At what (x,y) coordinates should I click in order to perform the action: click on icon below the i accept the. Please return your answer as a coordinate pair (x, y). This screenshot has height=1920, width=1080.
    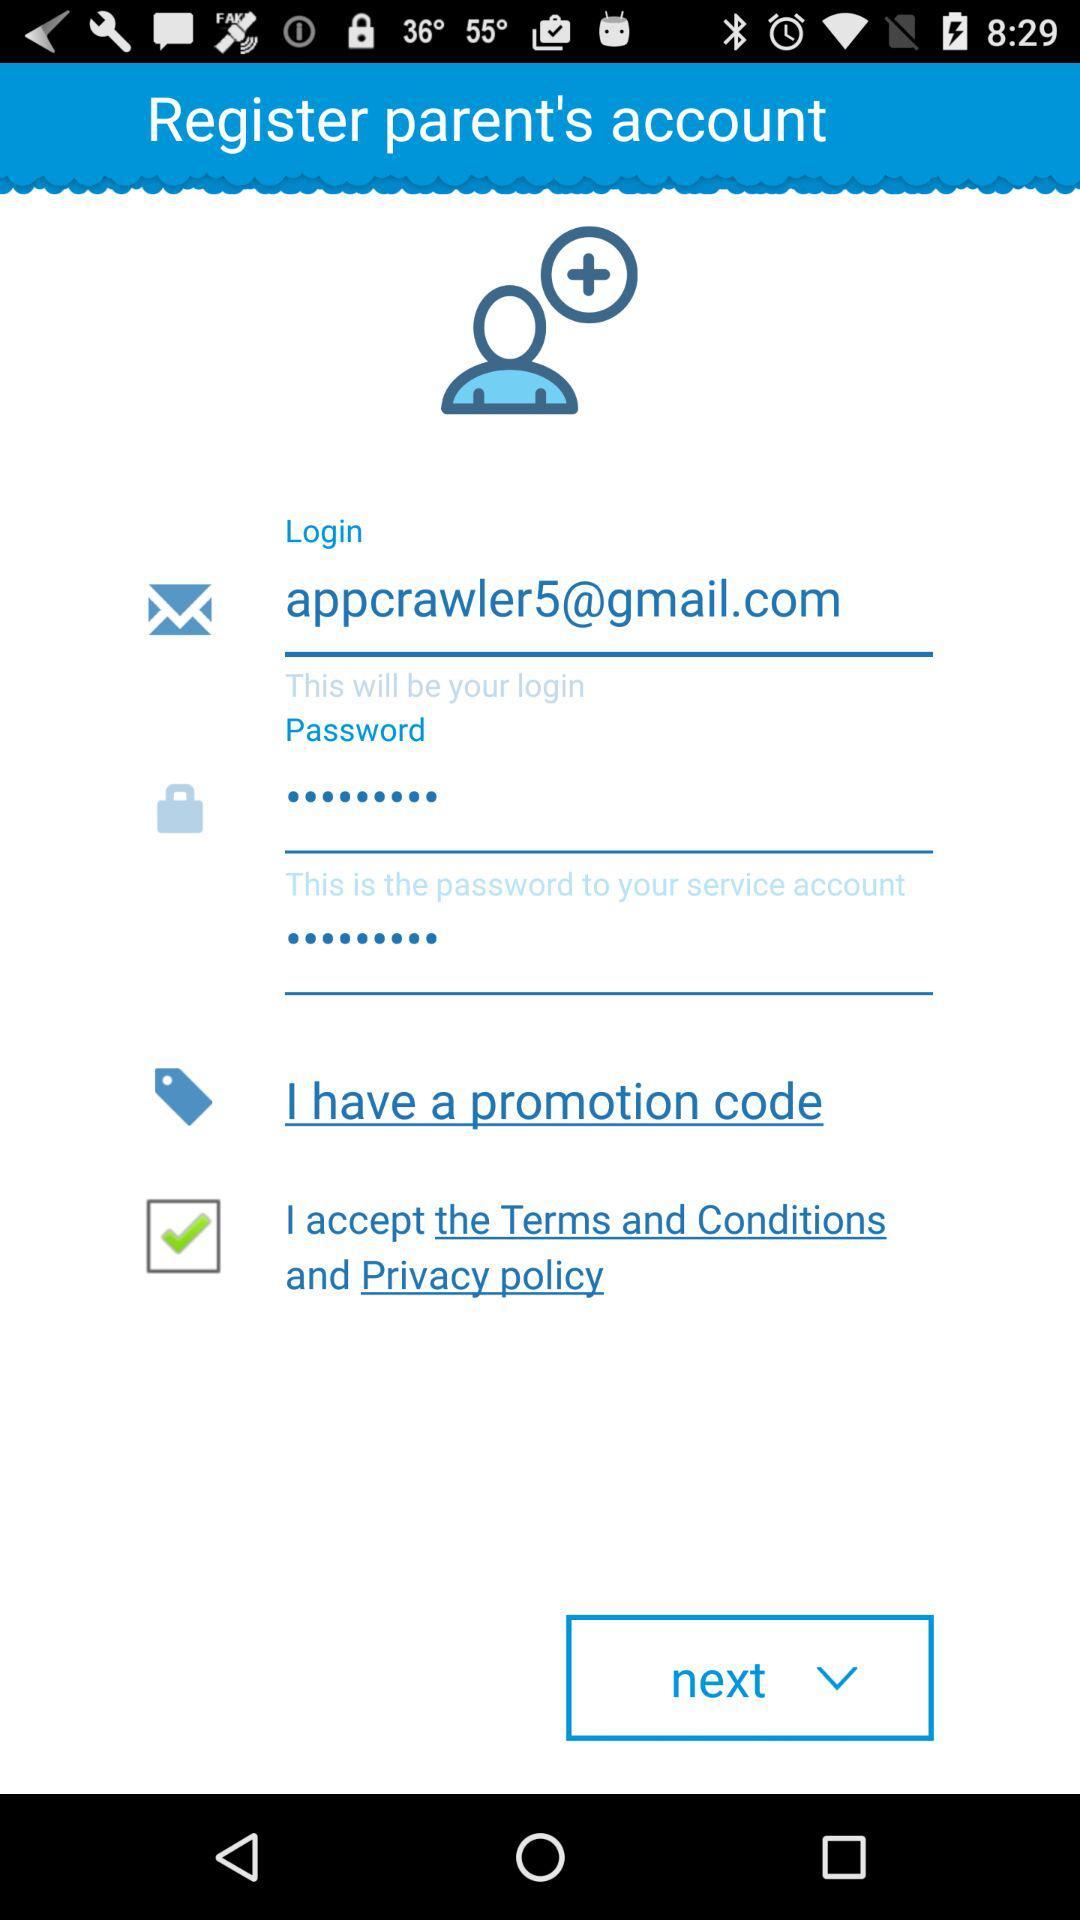
    Looking at the image, I should click on (749, 1677).